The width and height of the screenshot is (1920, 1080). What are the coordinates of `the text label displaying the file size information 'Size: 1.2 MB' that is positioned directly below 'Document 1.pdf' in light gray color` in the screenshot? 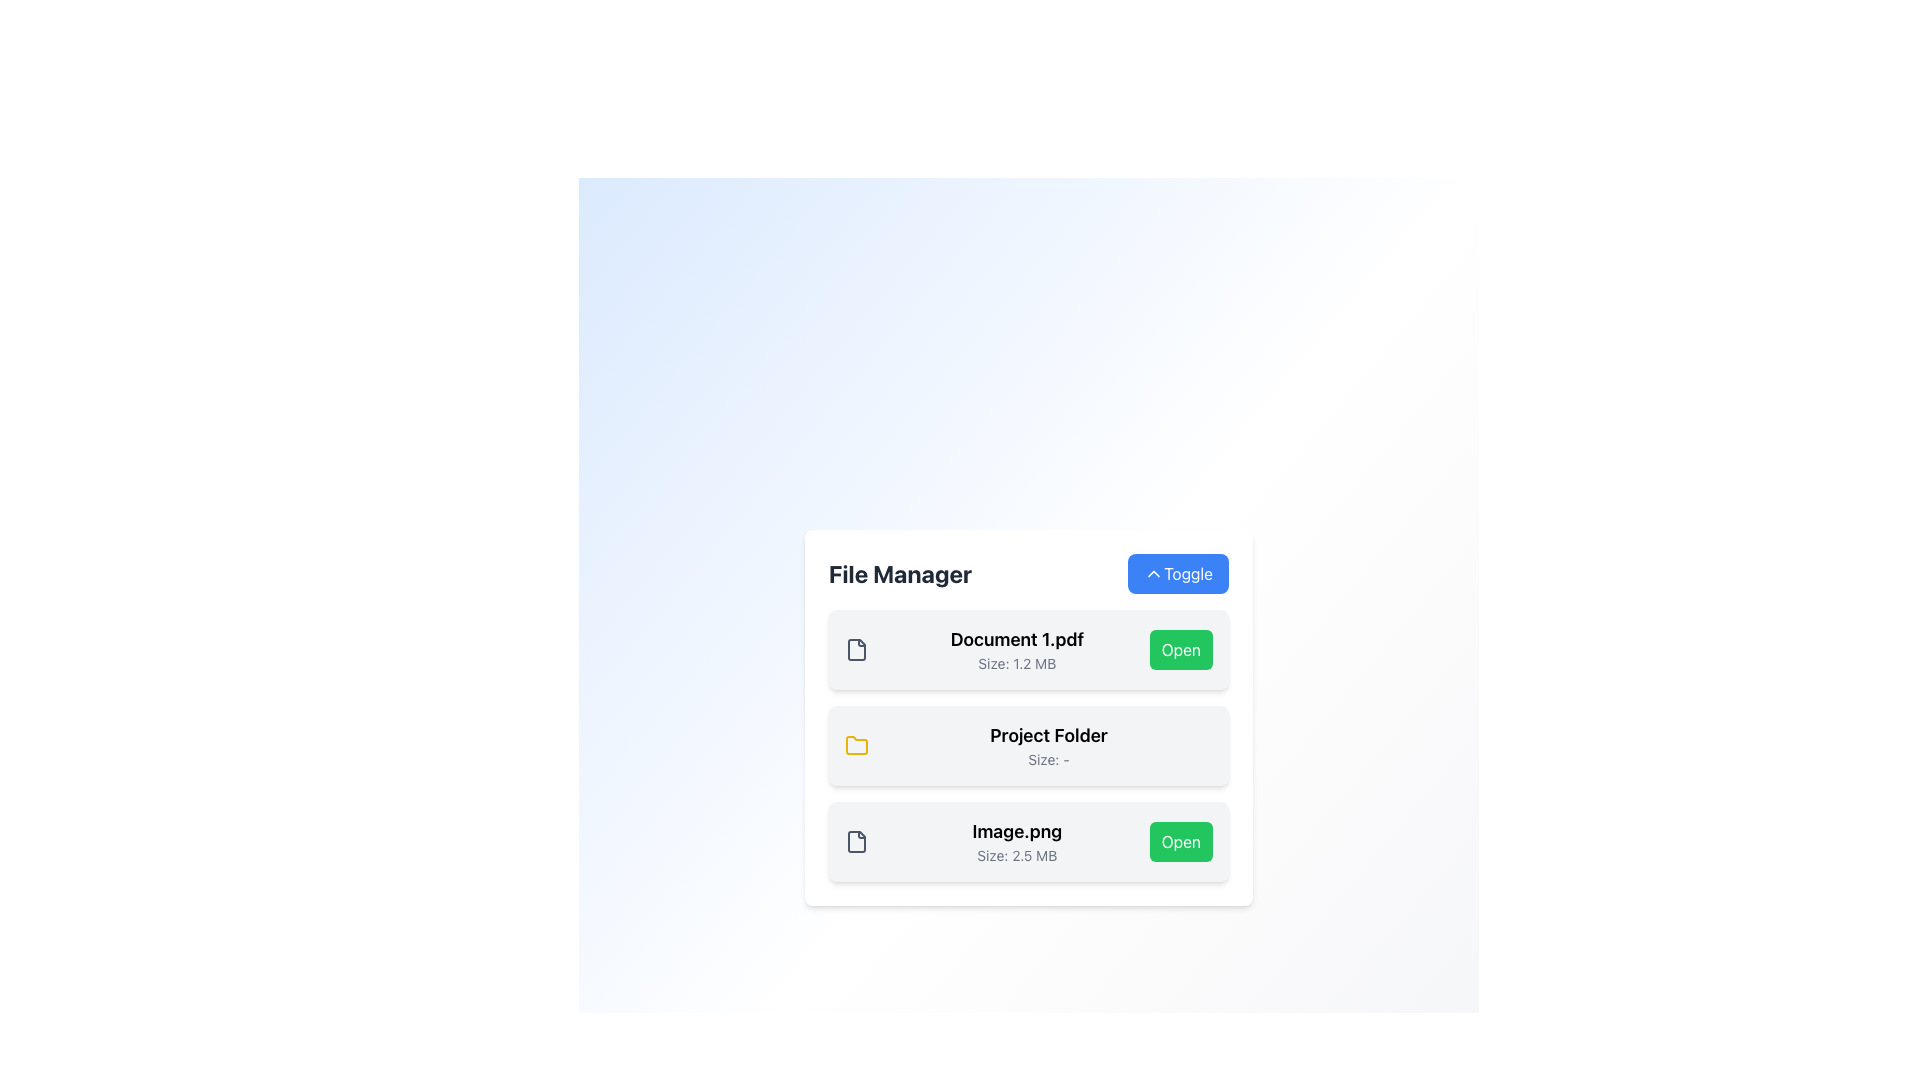 It's located at (1017, 663).